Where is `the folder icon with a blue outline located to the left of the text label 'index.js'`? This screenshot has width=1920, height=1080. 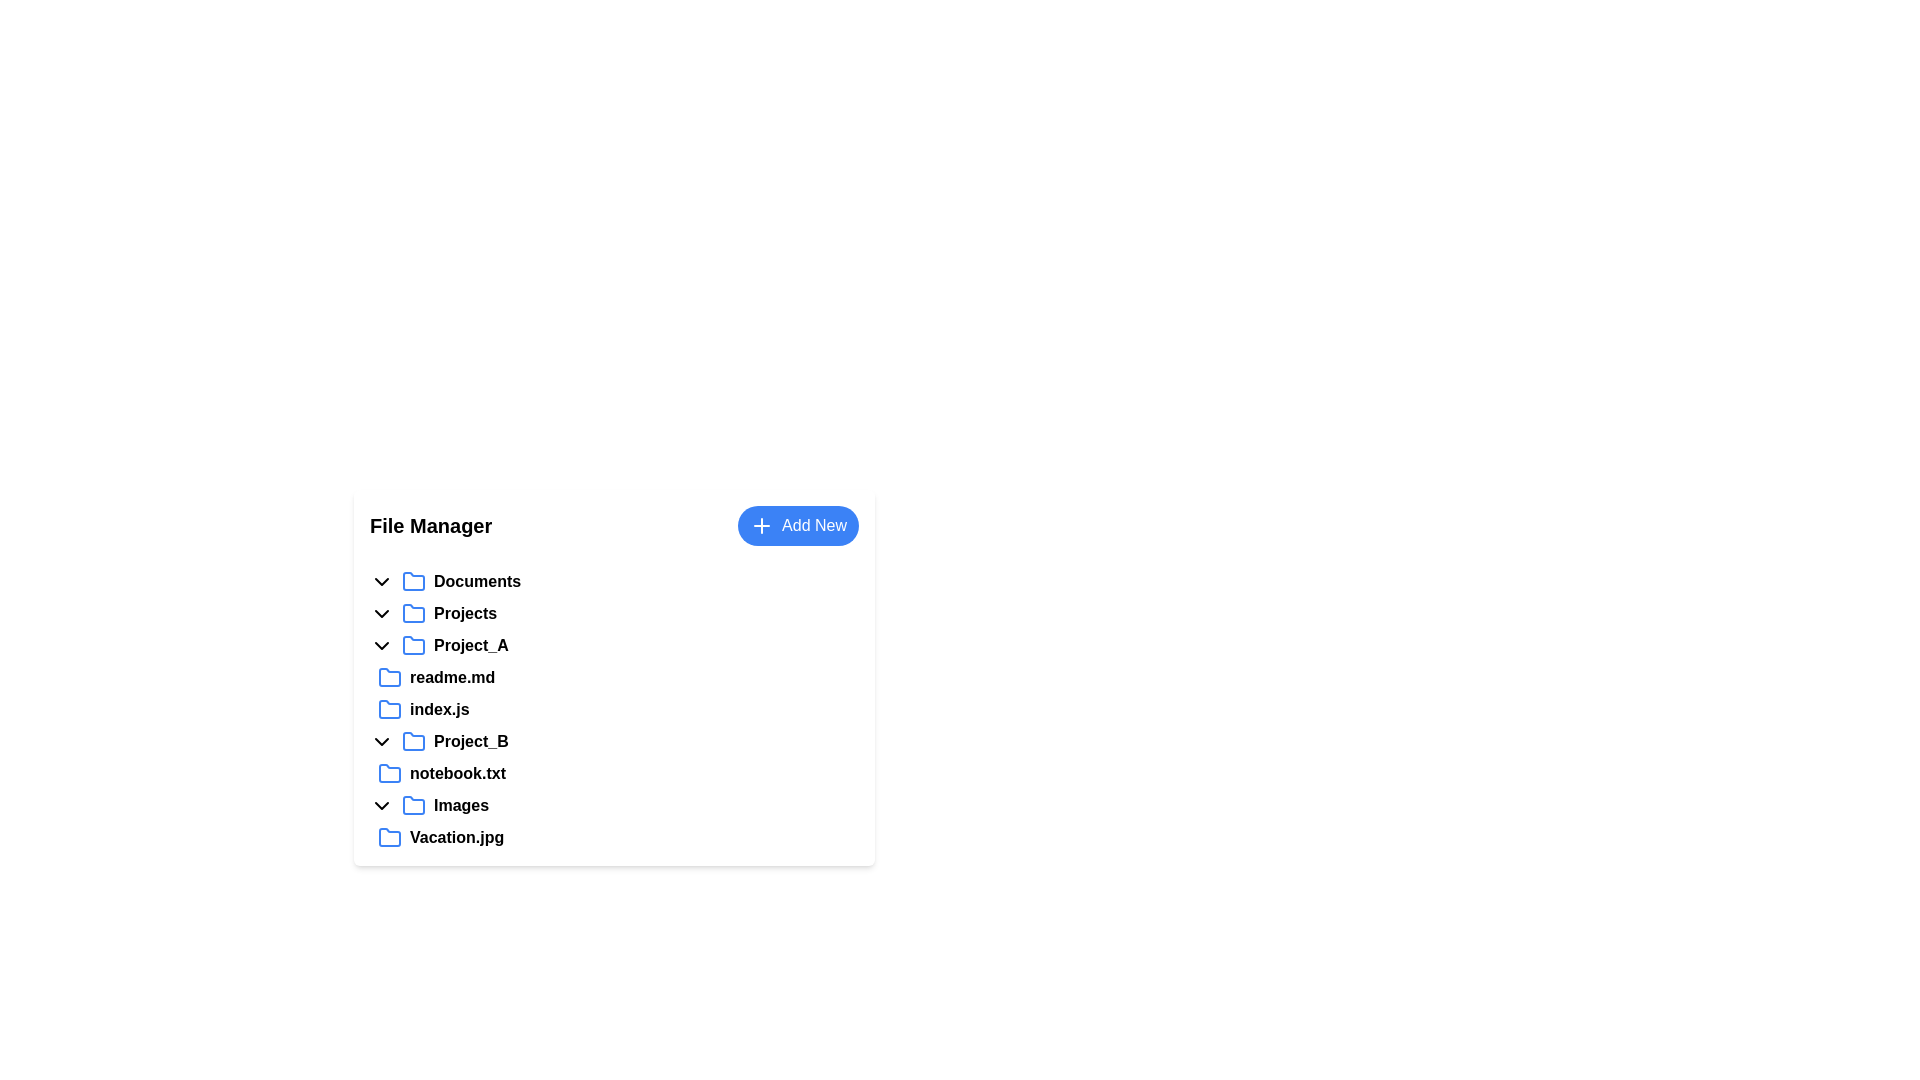 the folder icon with a blue outline located to the left of the text label 'index.js' is located at coordinates (389, 708).